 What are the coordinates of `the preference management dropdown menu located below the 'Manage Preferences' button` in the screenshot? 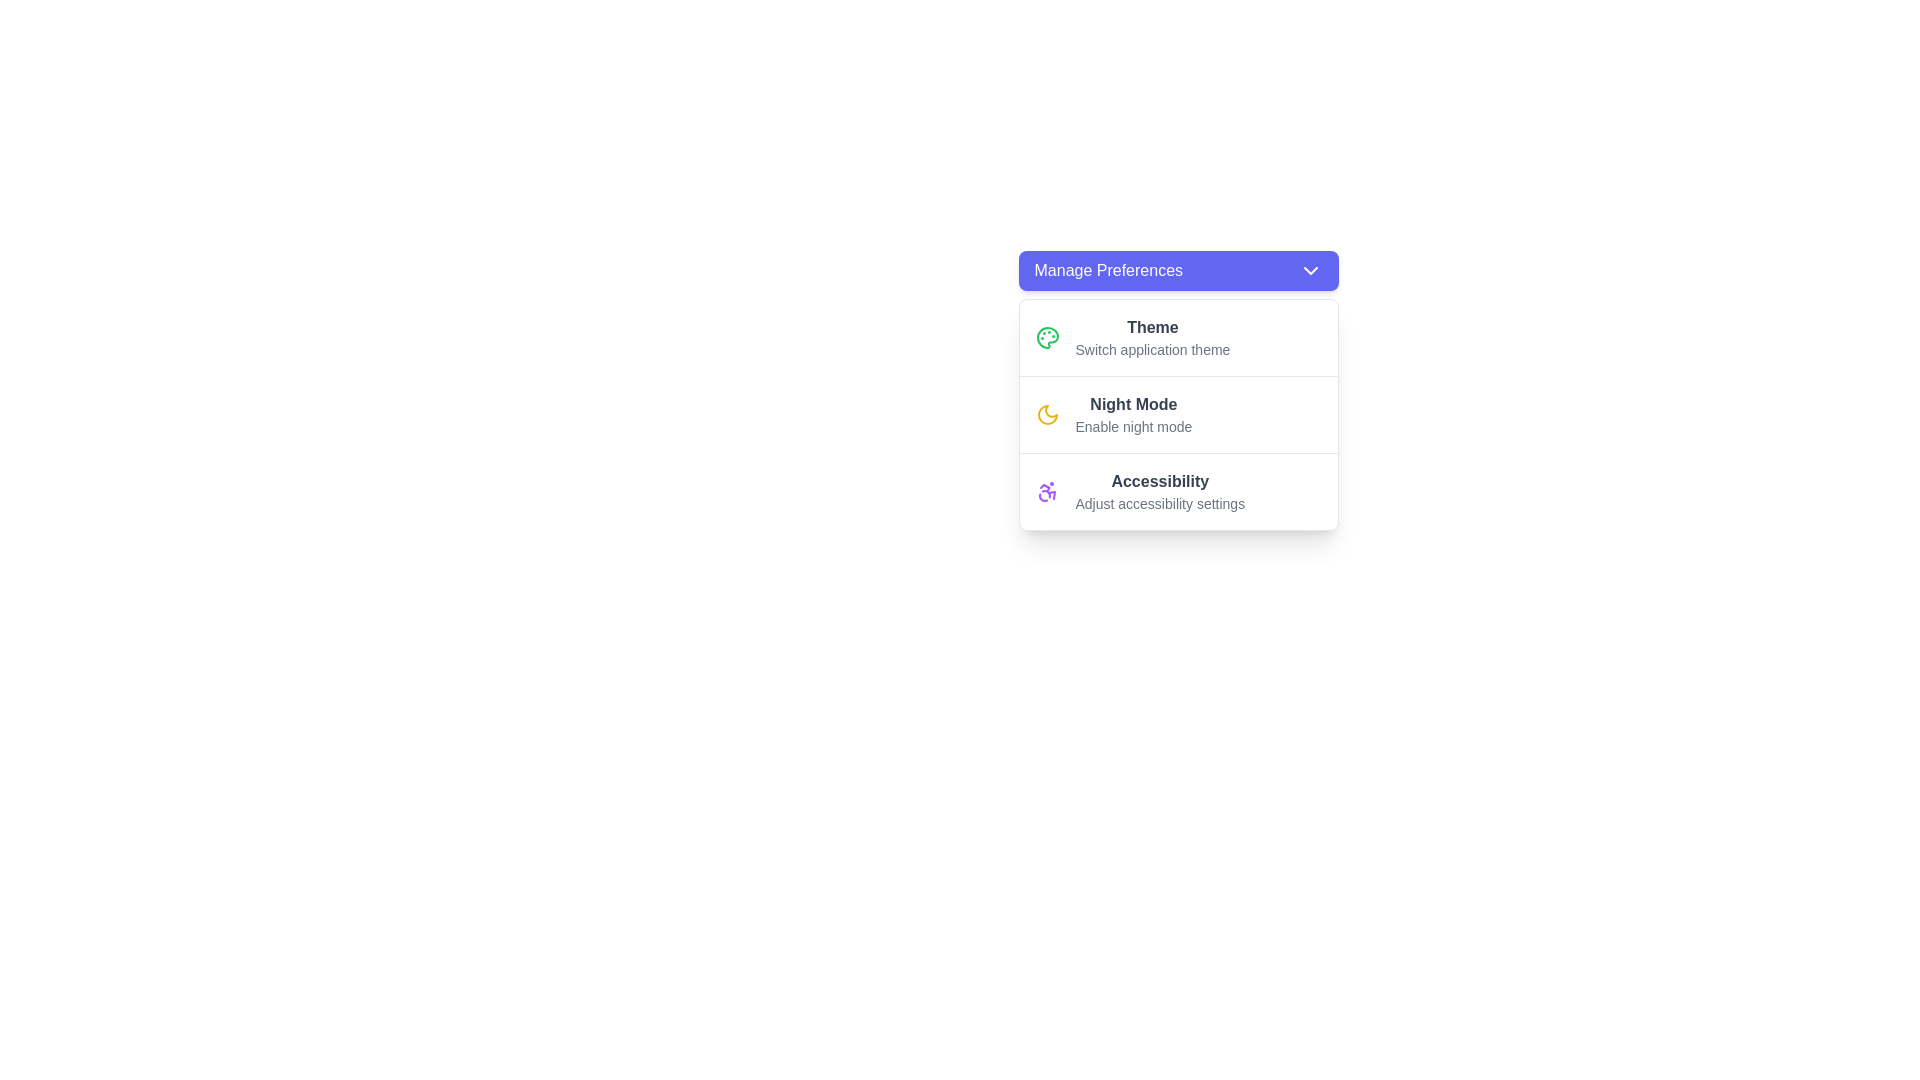 It's located at (1178, 414).